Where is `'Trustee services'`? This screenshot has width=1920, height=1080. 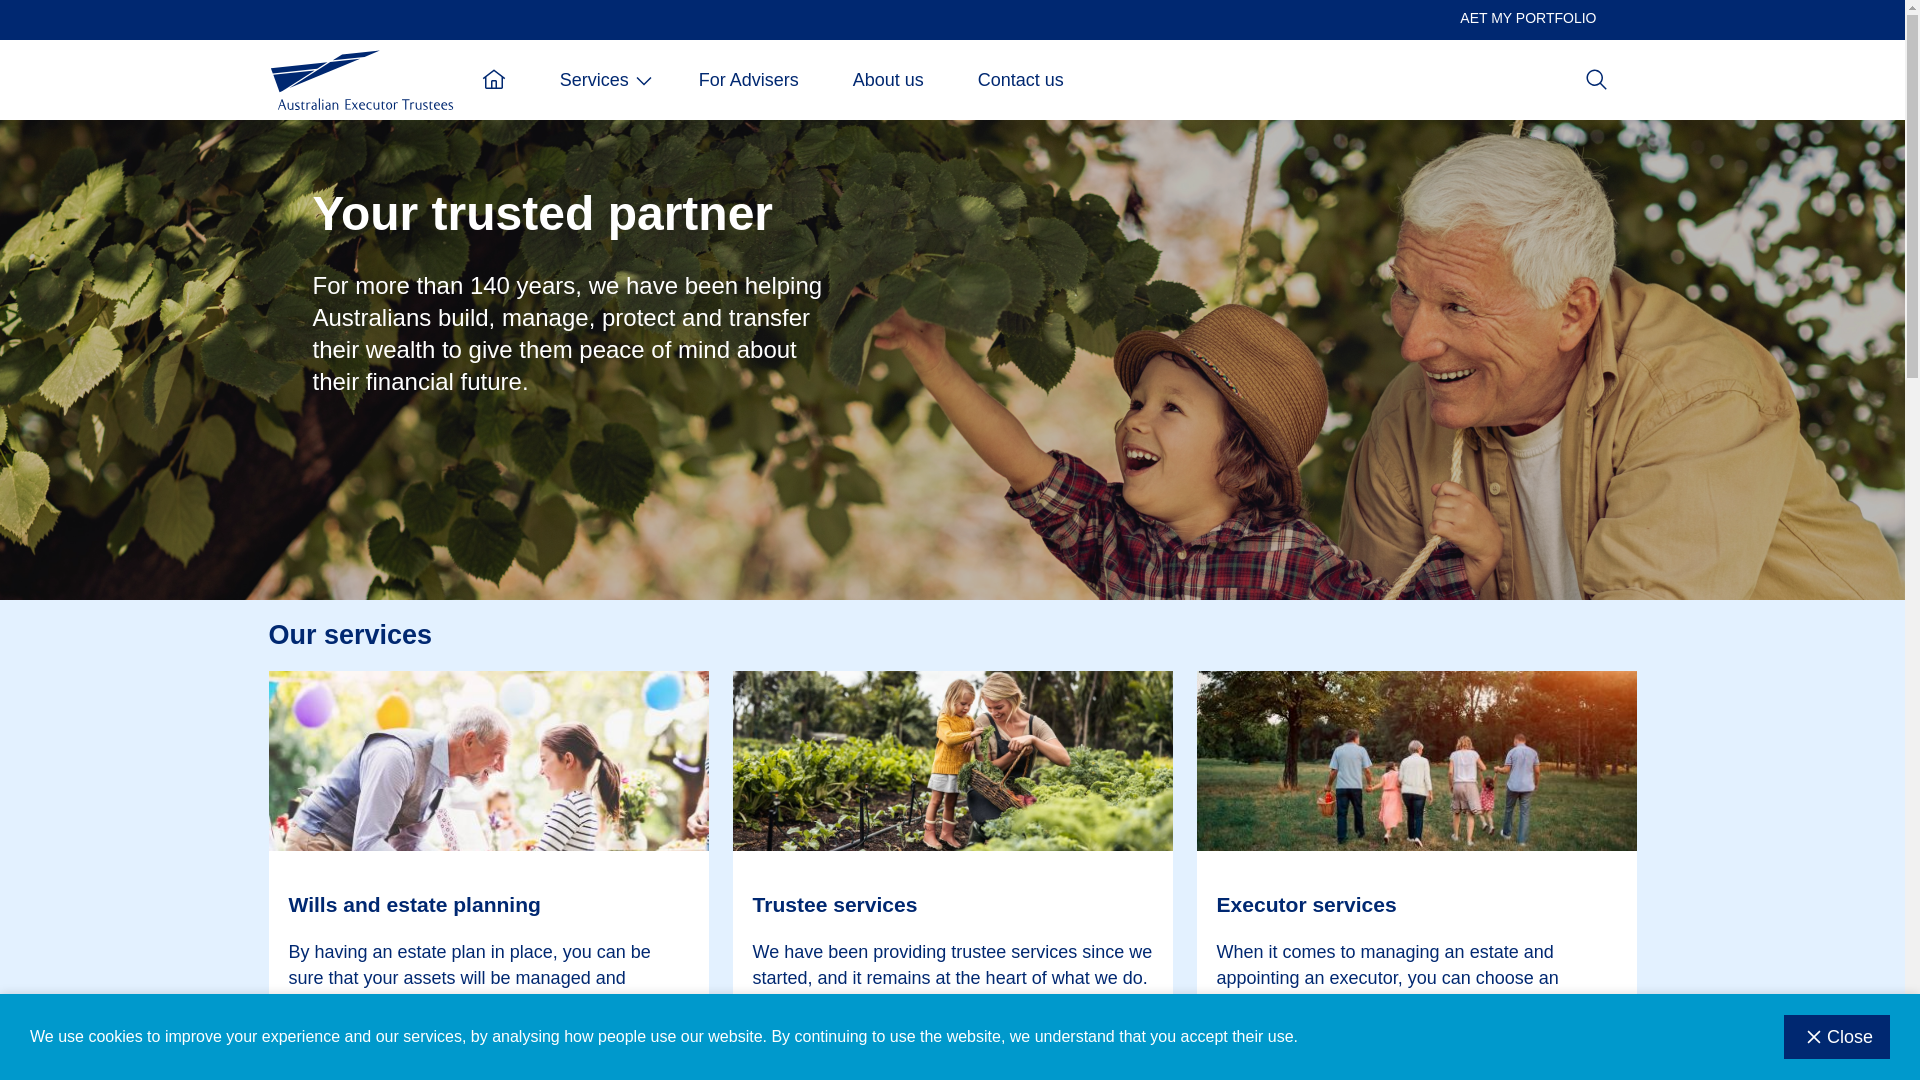 'Trustee services' is located at coordinates (950, 905).